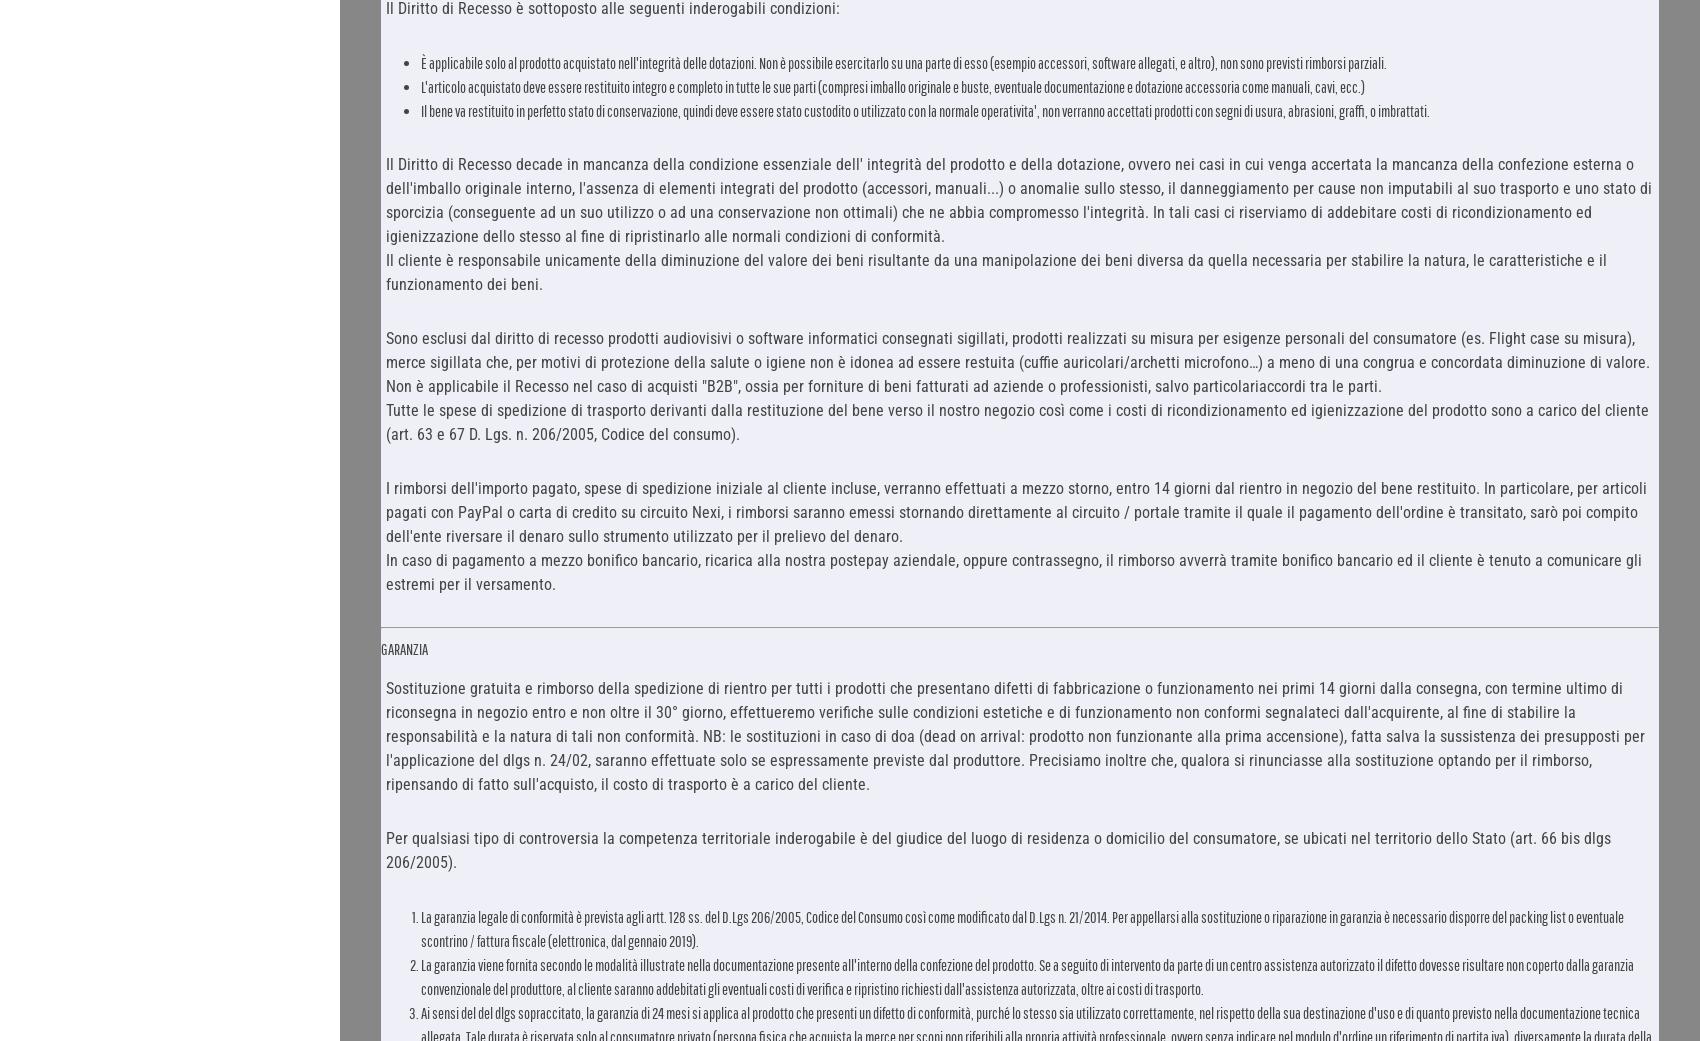 Image resolution: width=1700 pixels, height=1041 pixels. Describe the element at coordinates (402, 647) in the screenshot. I see `'GARANZIA'` at that location.